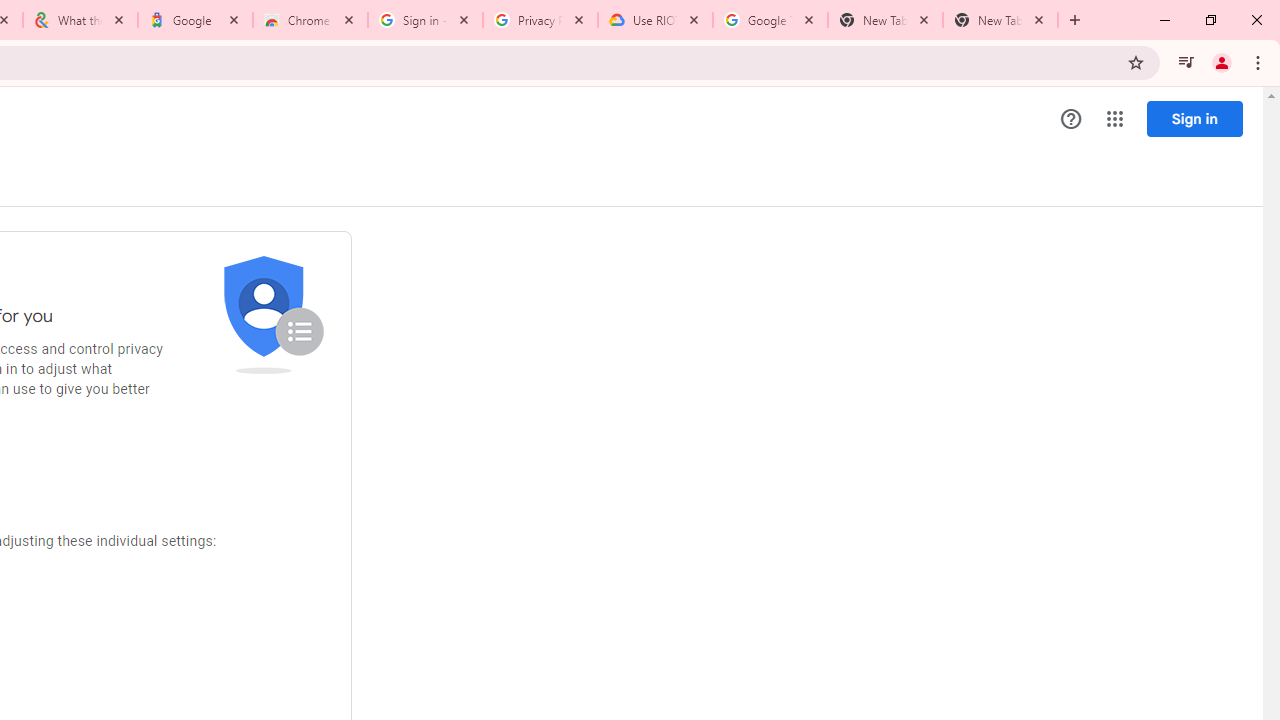  I want to click on 'New Tab', so click(1000, 20).